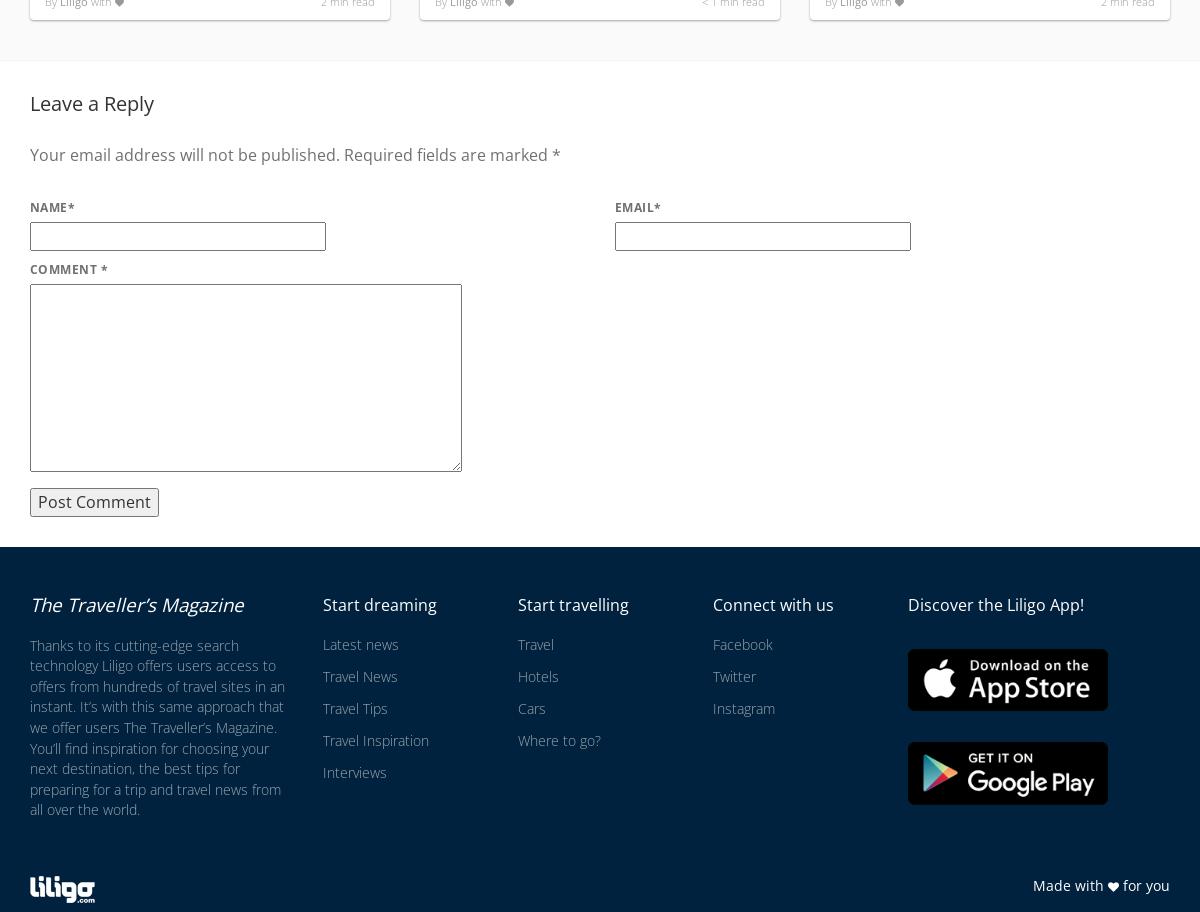  What do you see at coordinates (48, 205) in the screenshot?
I see `'Name'` at bounding box center [48, 205].